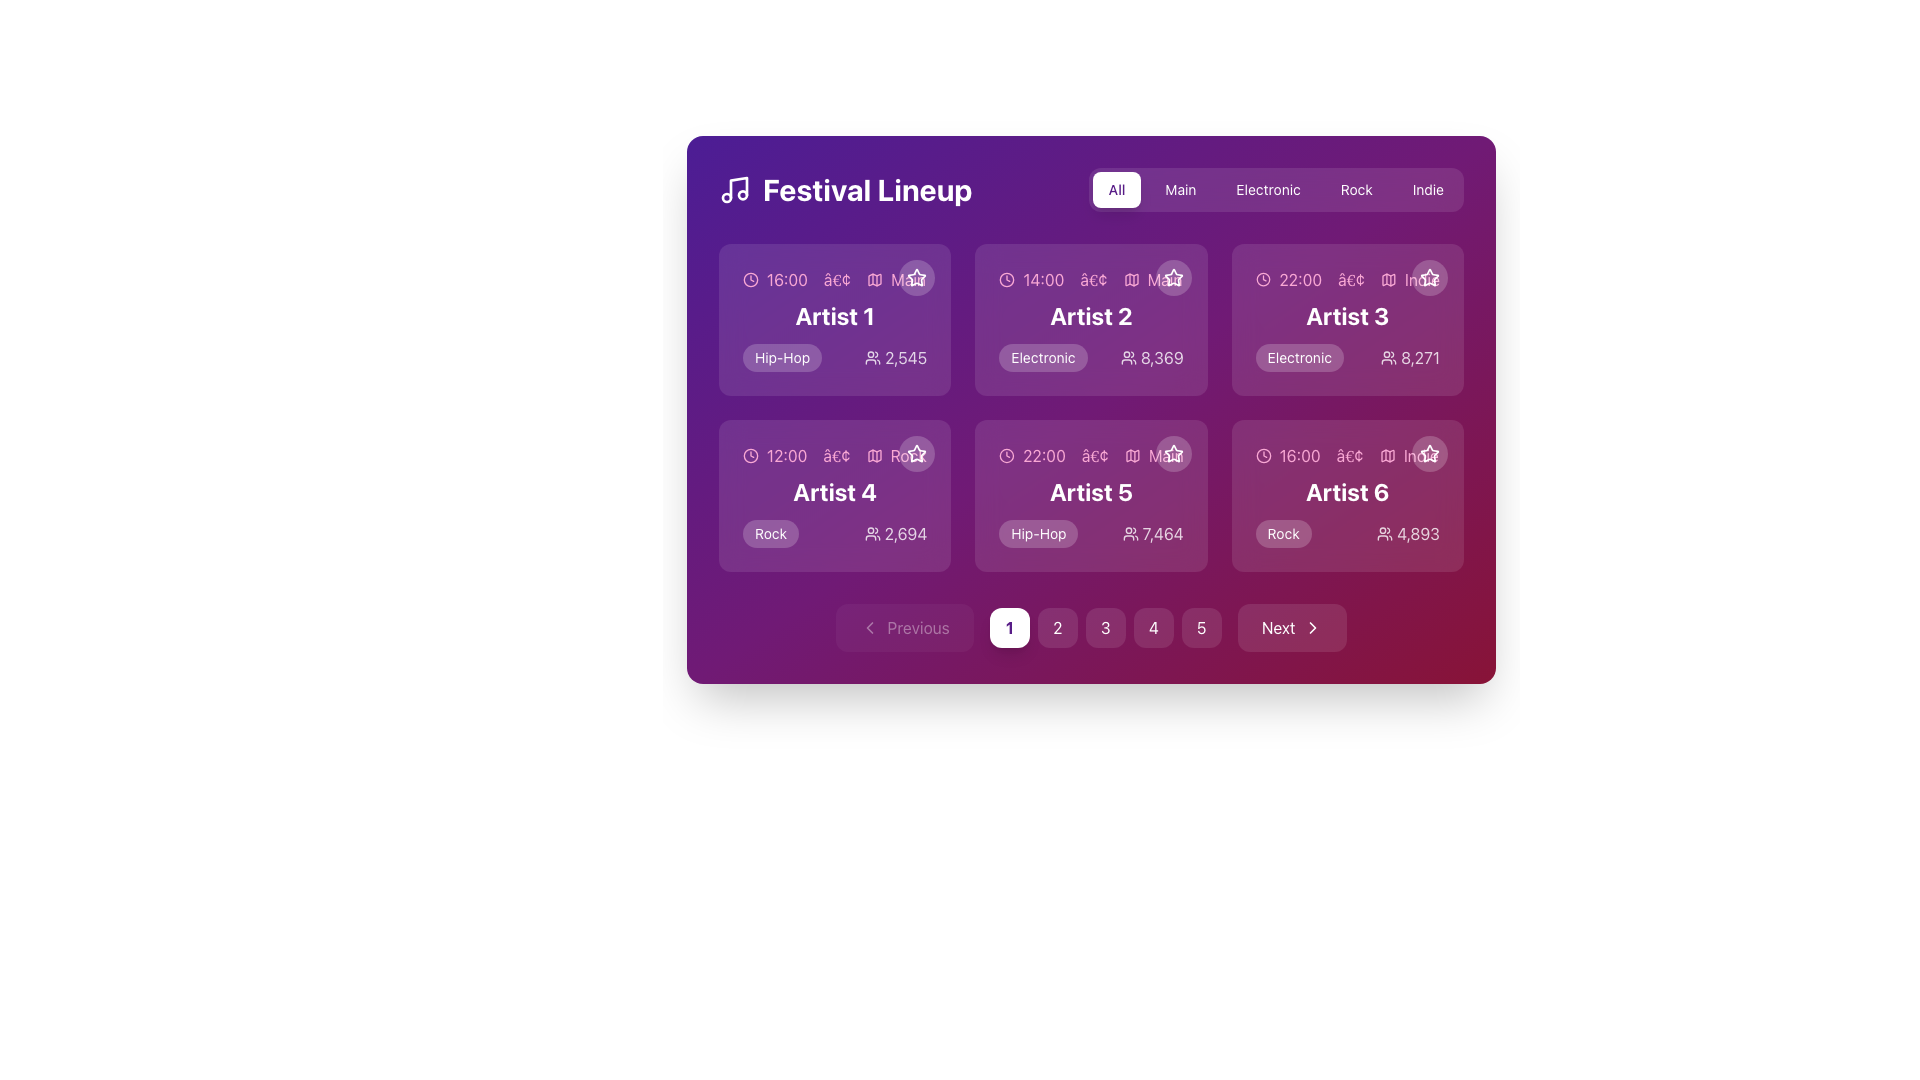 The image size is (1920, 1080). Describe the element at coordinates (770, 532) in the screenshot. I see `the pill-shaped label with the text 'Rock' located in the bottom-left corner of the card for 'Artist 4' in the 'Festival Lineup' interface` at that location.